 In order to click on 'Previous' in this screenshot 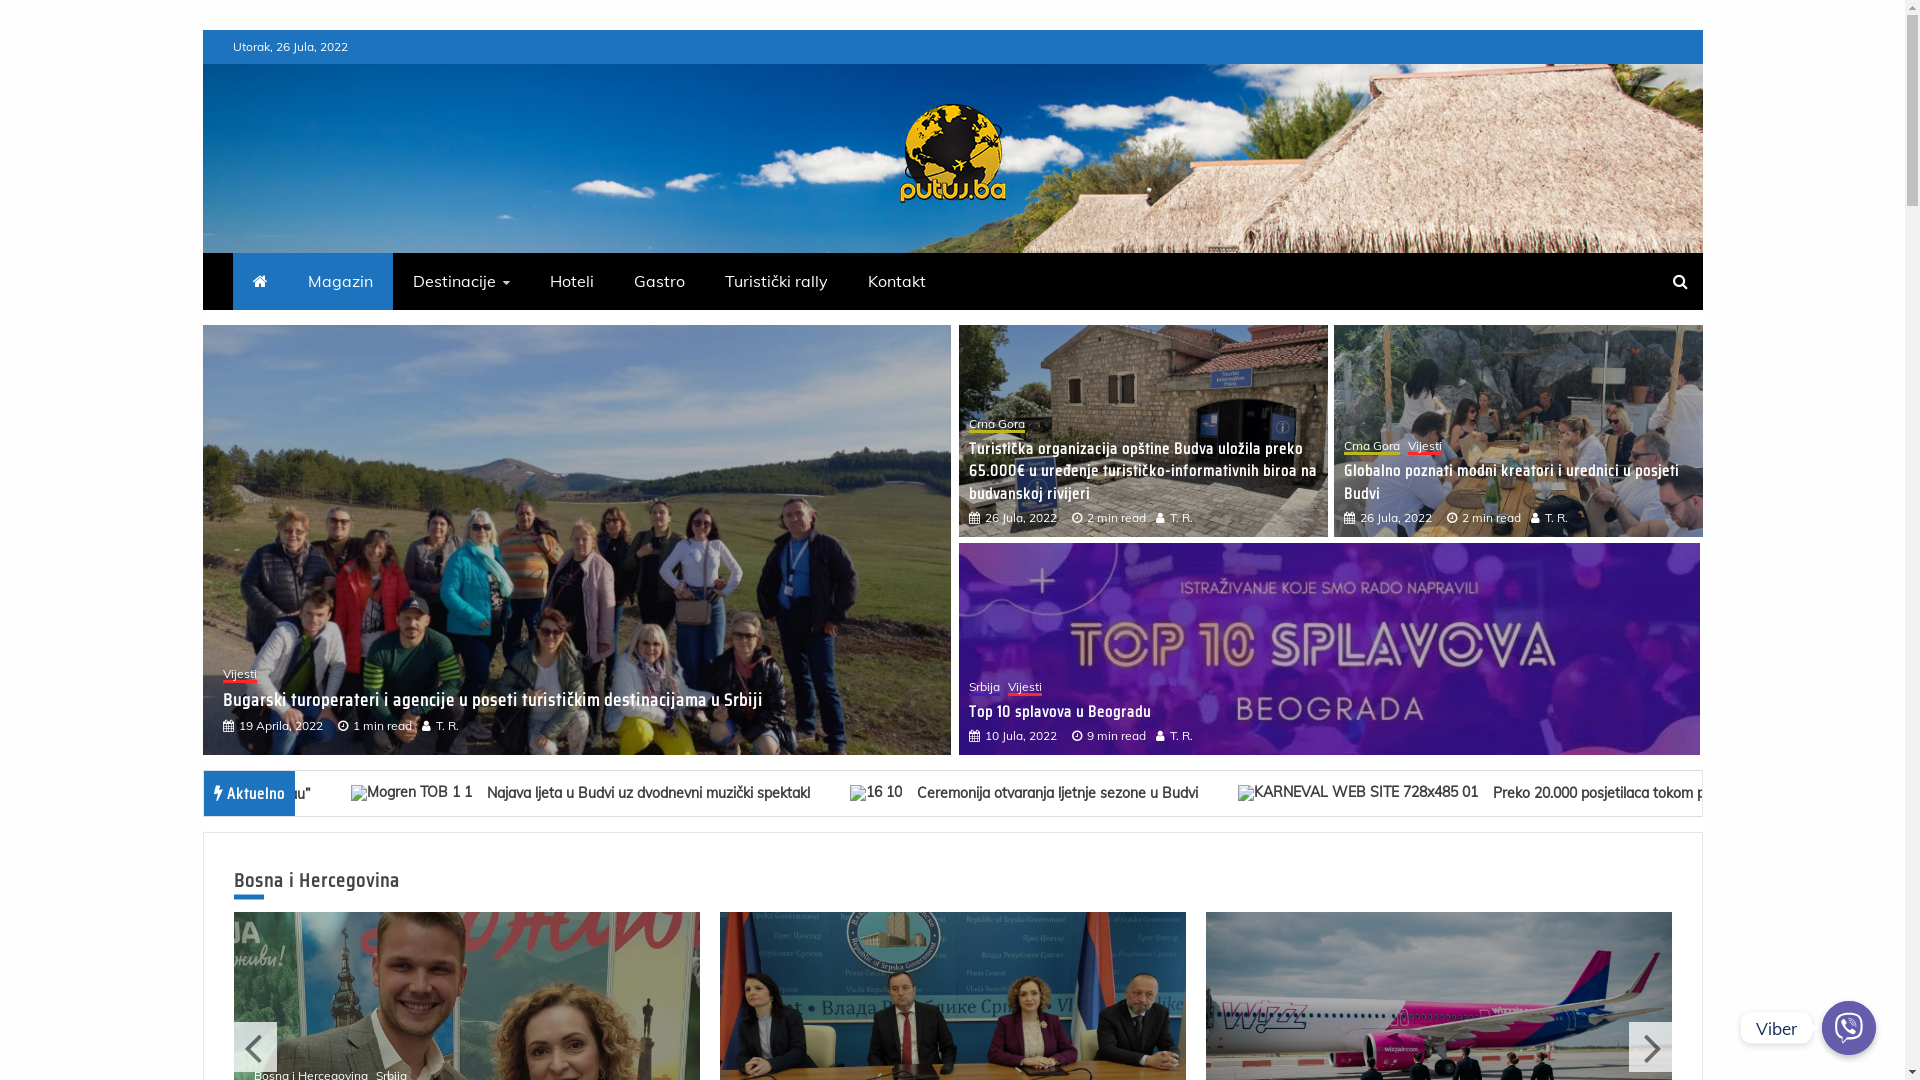, I will do `click(254, 1045)`.